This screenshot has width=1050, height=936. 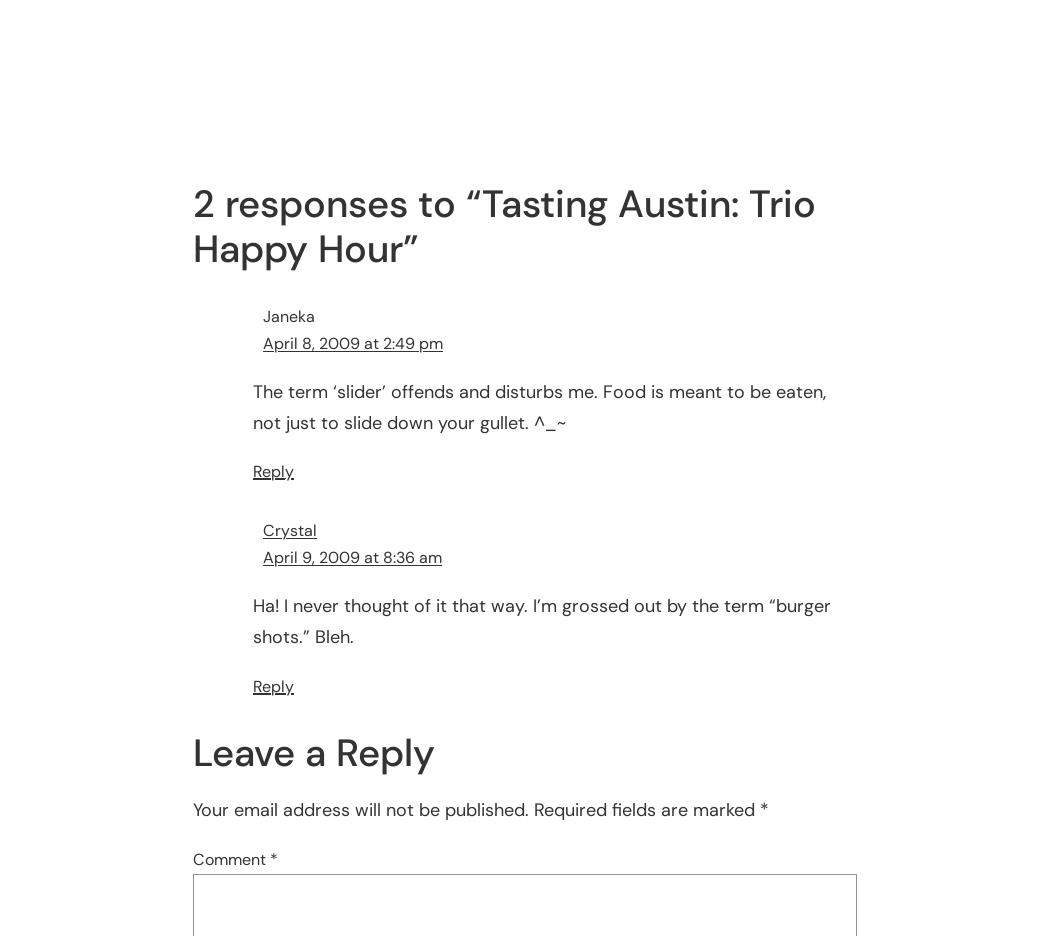 I want to click on 'Ha! I never thought of it that way. I’m grossed out by the term “burger shots.” Bleh.', so click(x=253, y=621).